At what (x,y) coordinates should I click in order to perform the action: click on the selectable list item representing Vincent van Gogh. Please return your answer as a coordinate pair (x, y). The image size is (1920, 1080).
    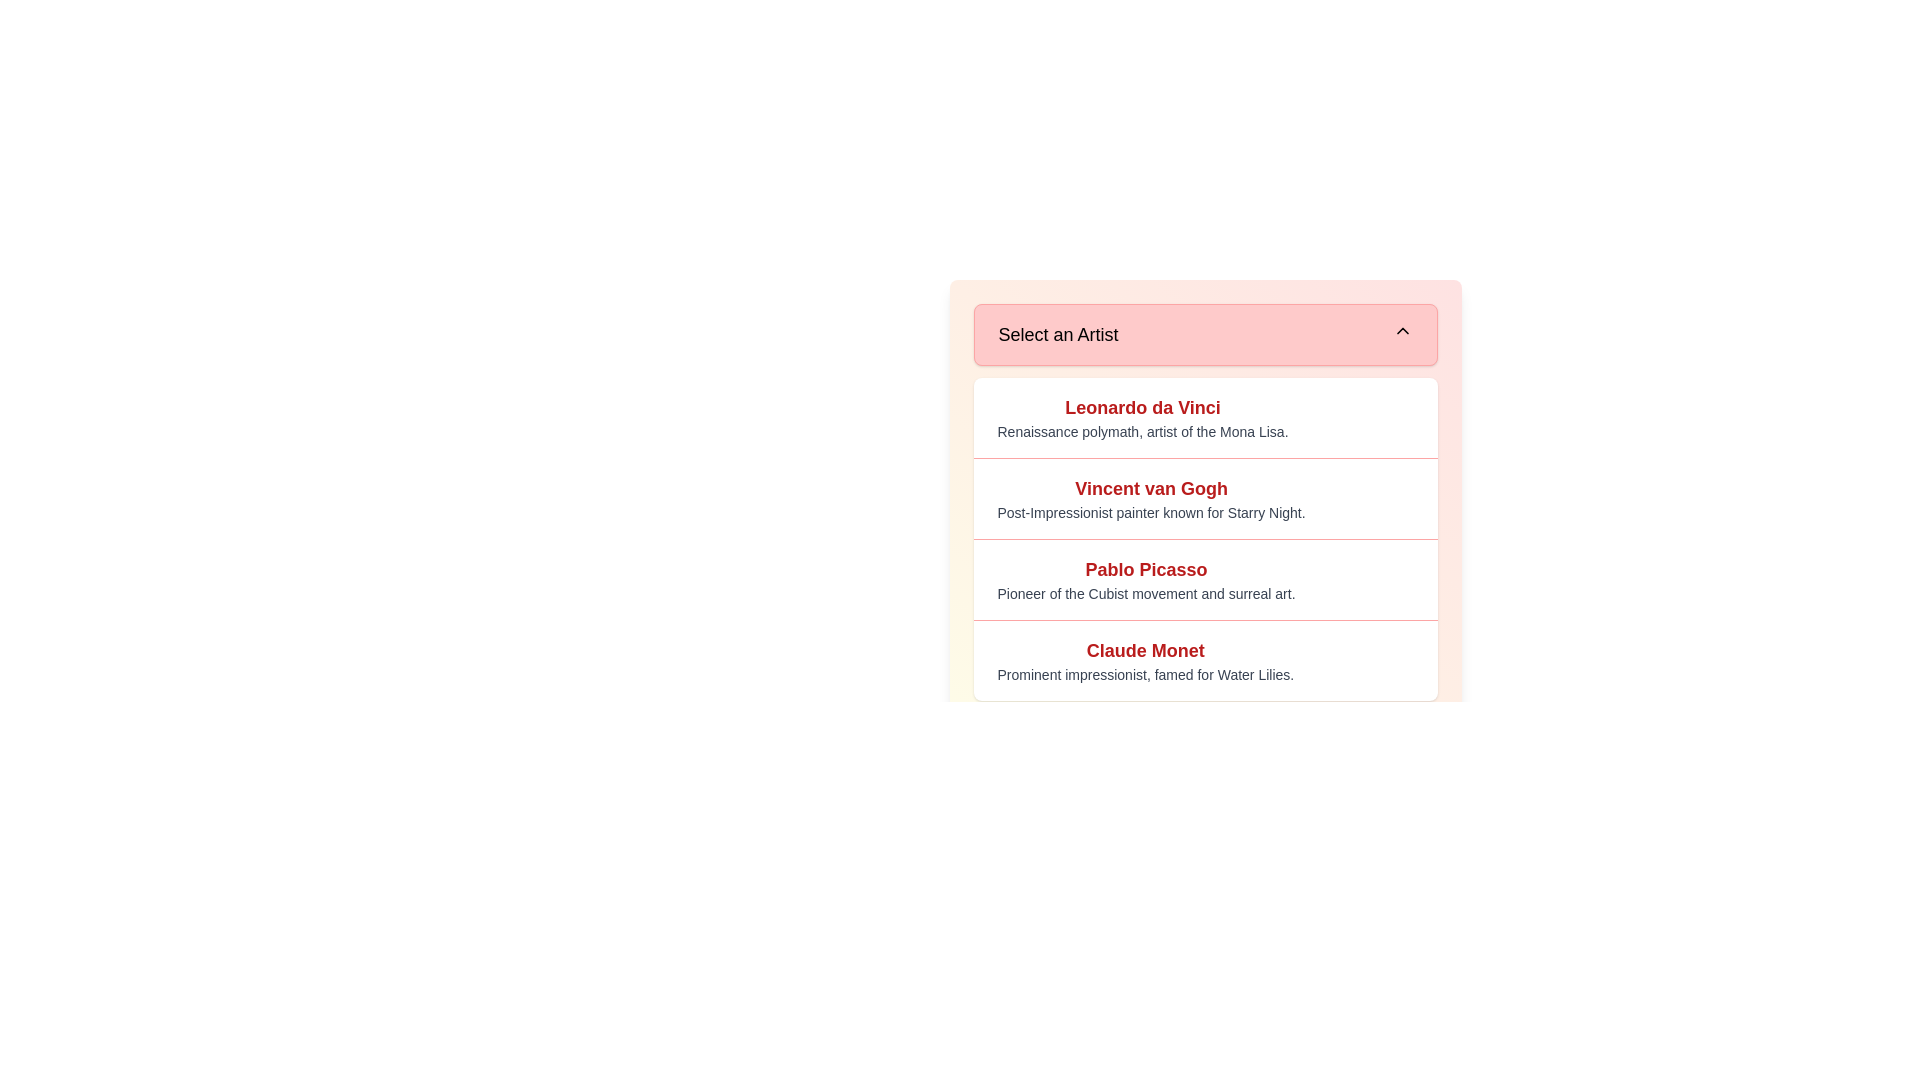
    Looking at the image, I should click on (1151, 497).